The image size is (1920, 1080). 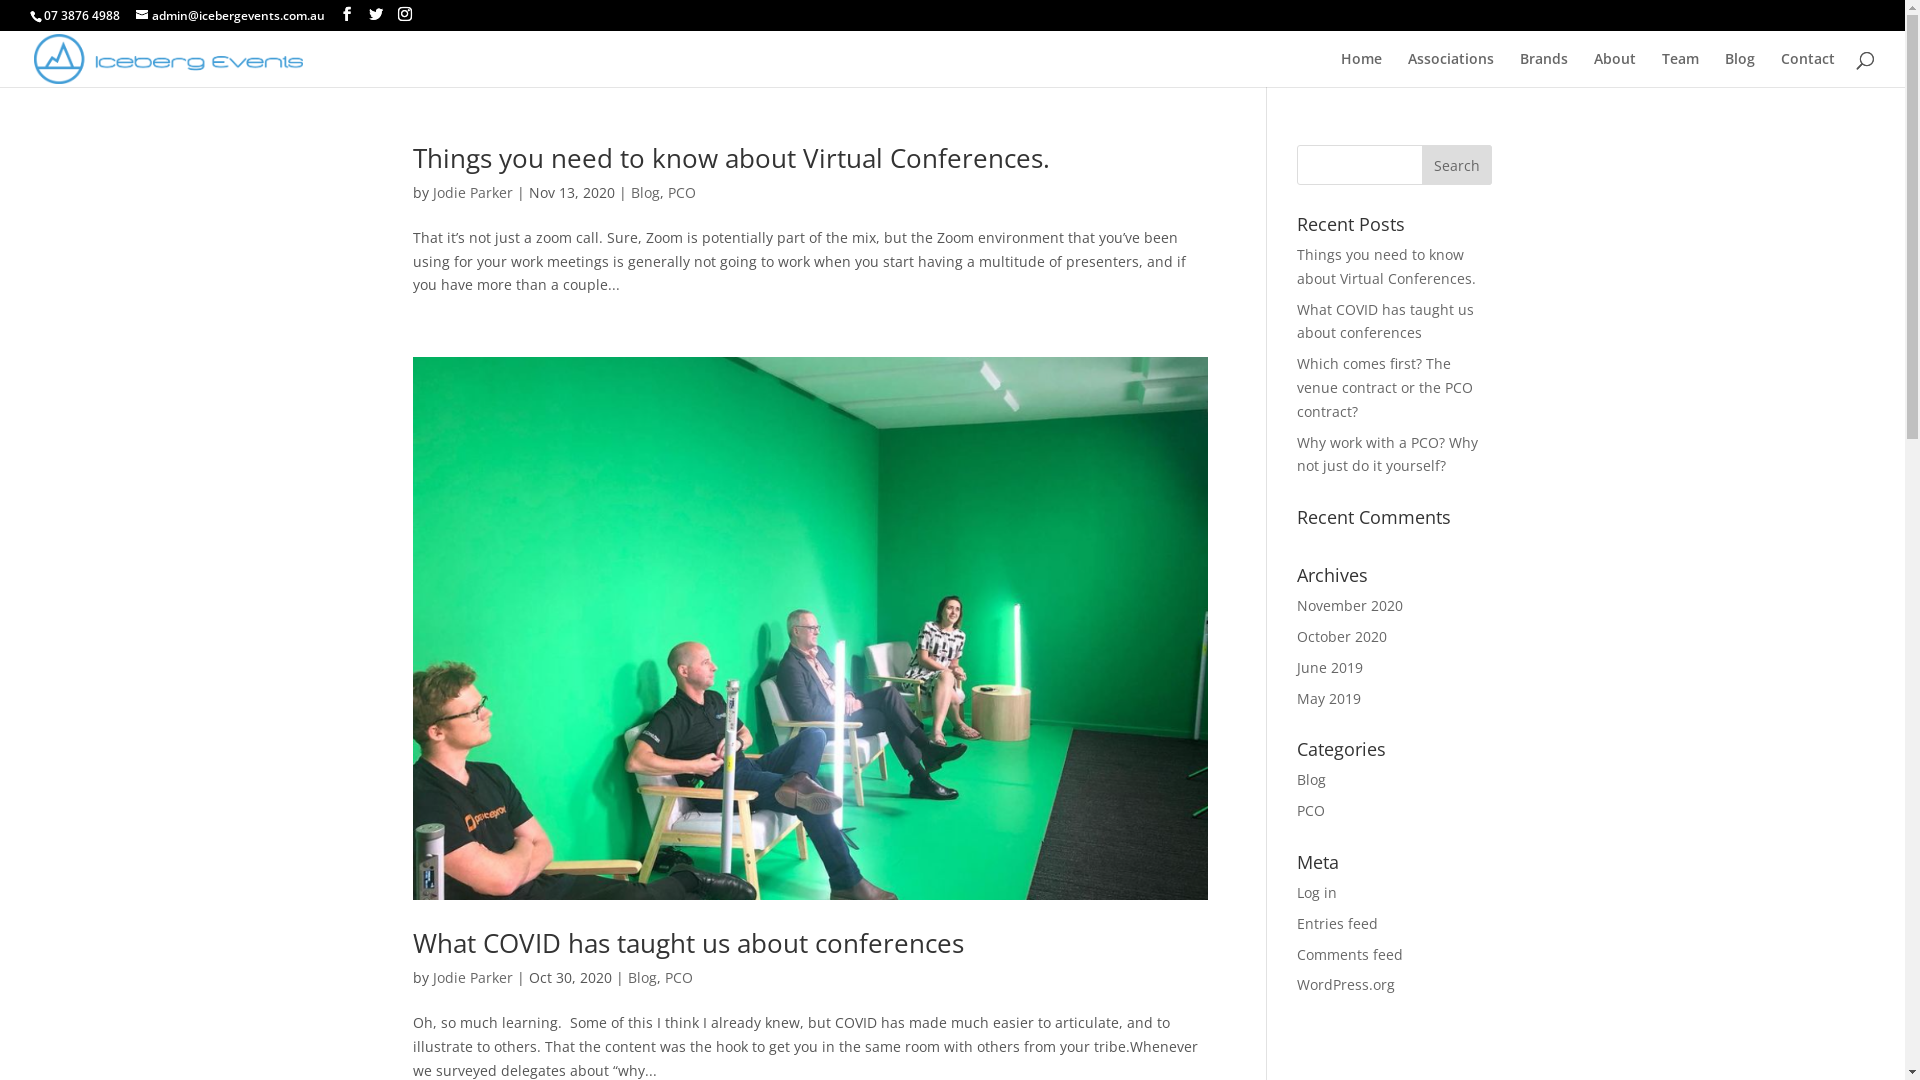 I want to click on 'Which comes first? The venue contract or the PCO contract?', so click(x=1384, y=387).